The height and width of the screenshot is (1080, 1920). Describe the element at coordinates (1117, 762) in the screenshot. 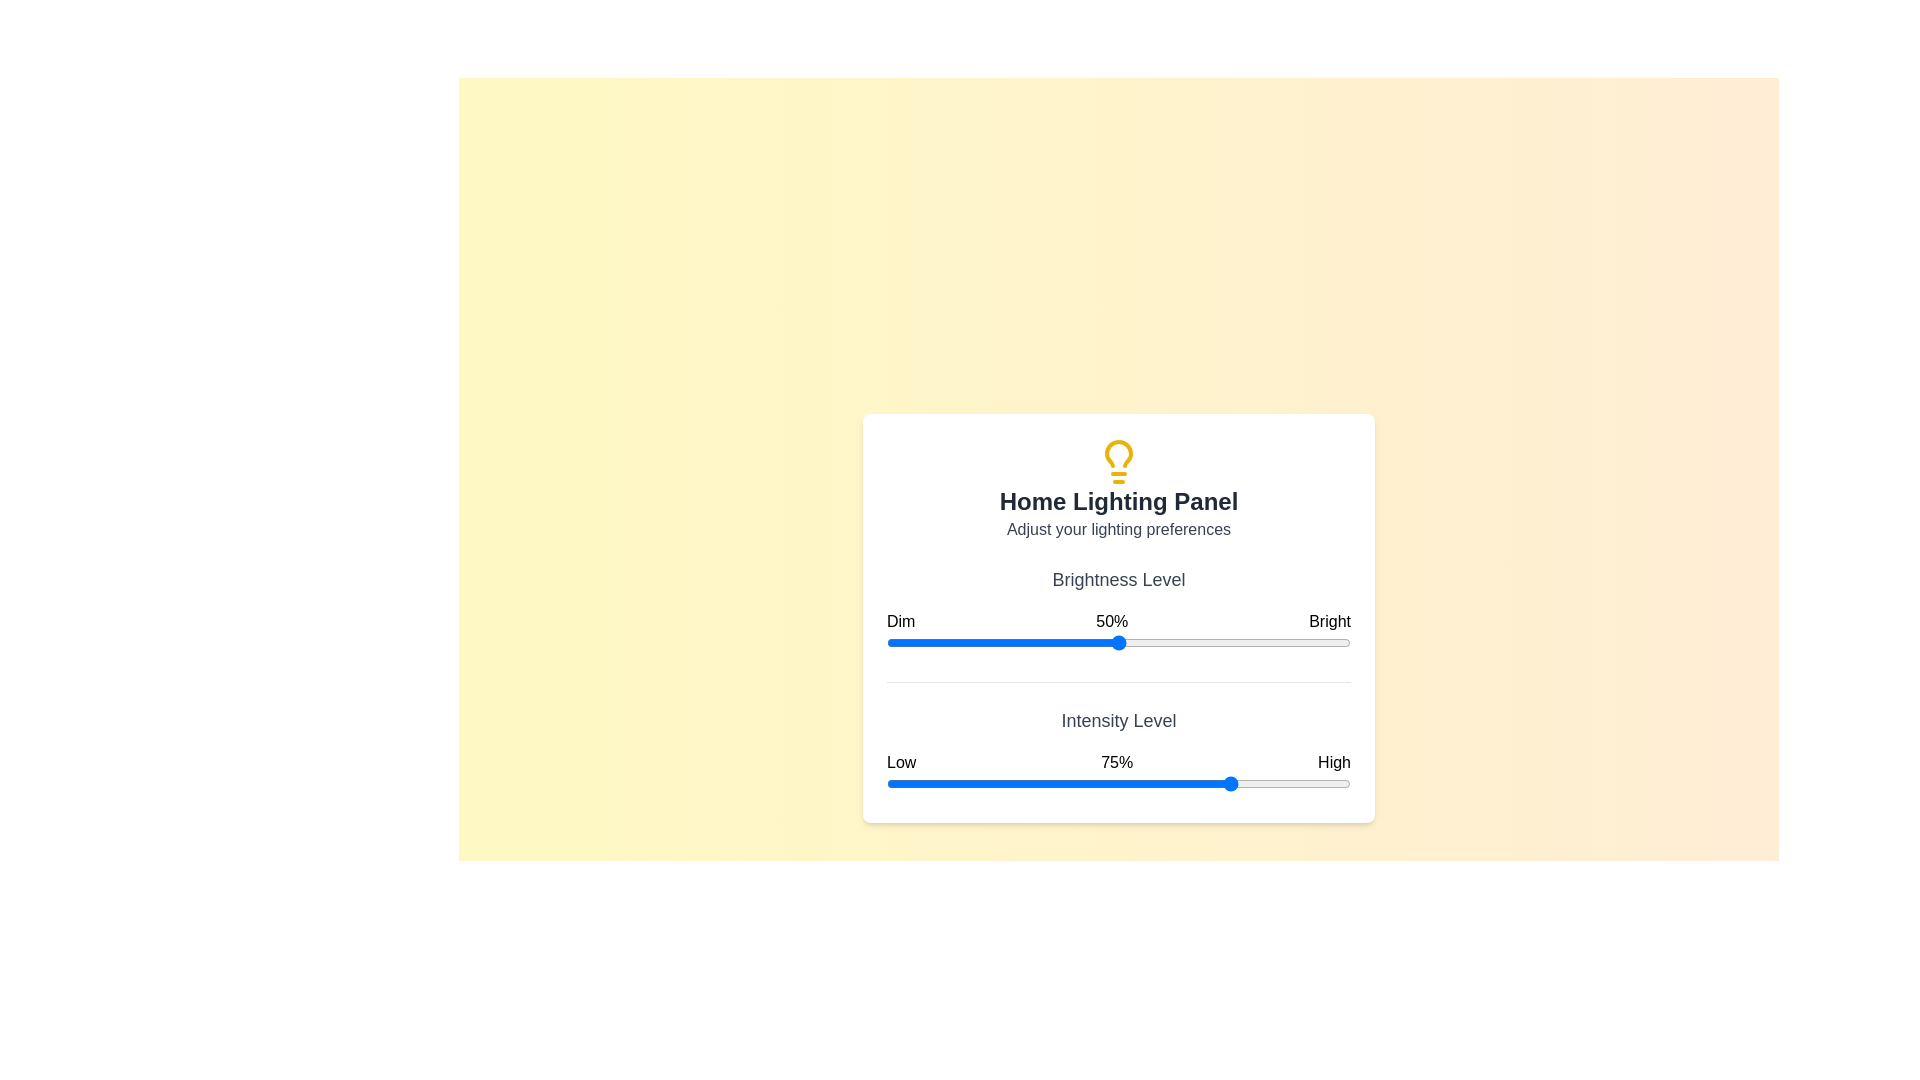

I see `the Label group for the slider which contains the texts 'Low', '75%', and 'High', positioned above the range slider and below the label 'Intensity Level'` at that location.